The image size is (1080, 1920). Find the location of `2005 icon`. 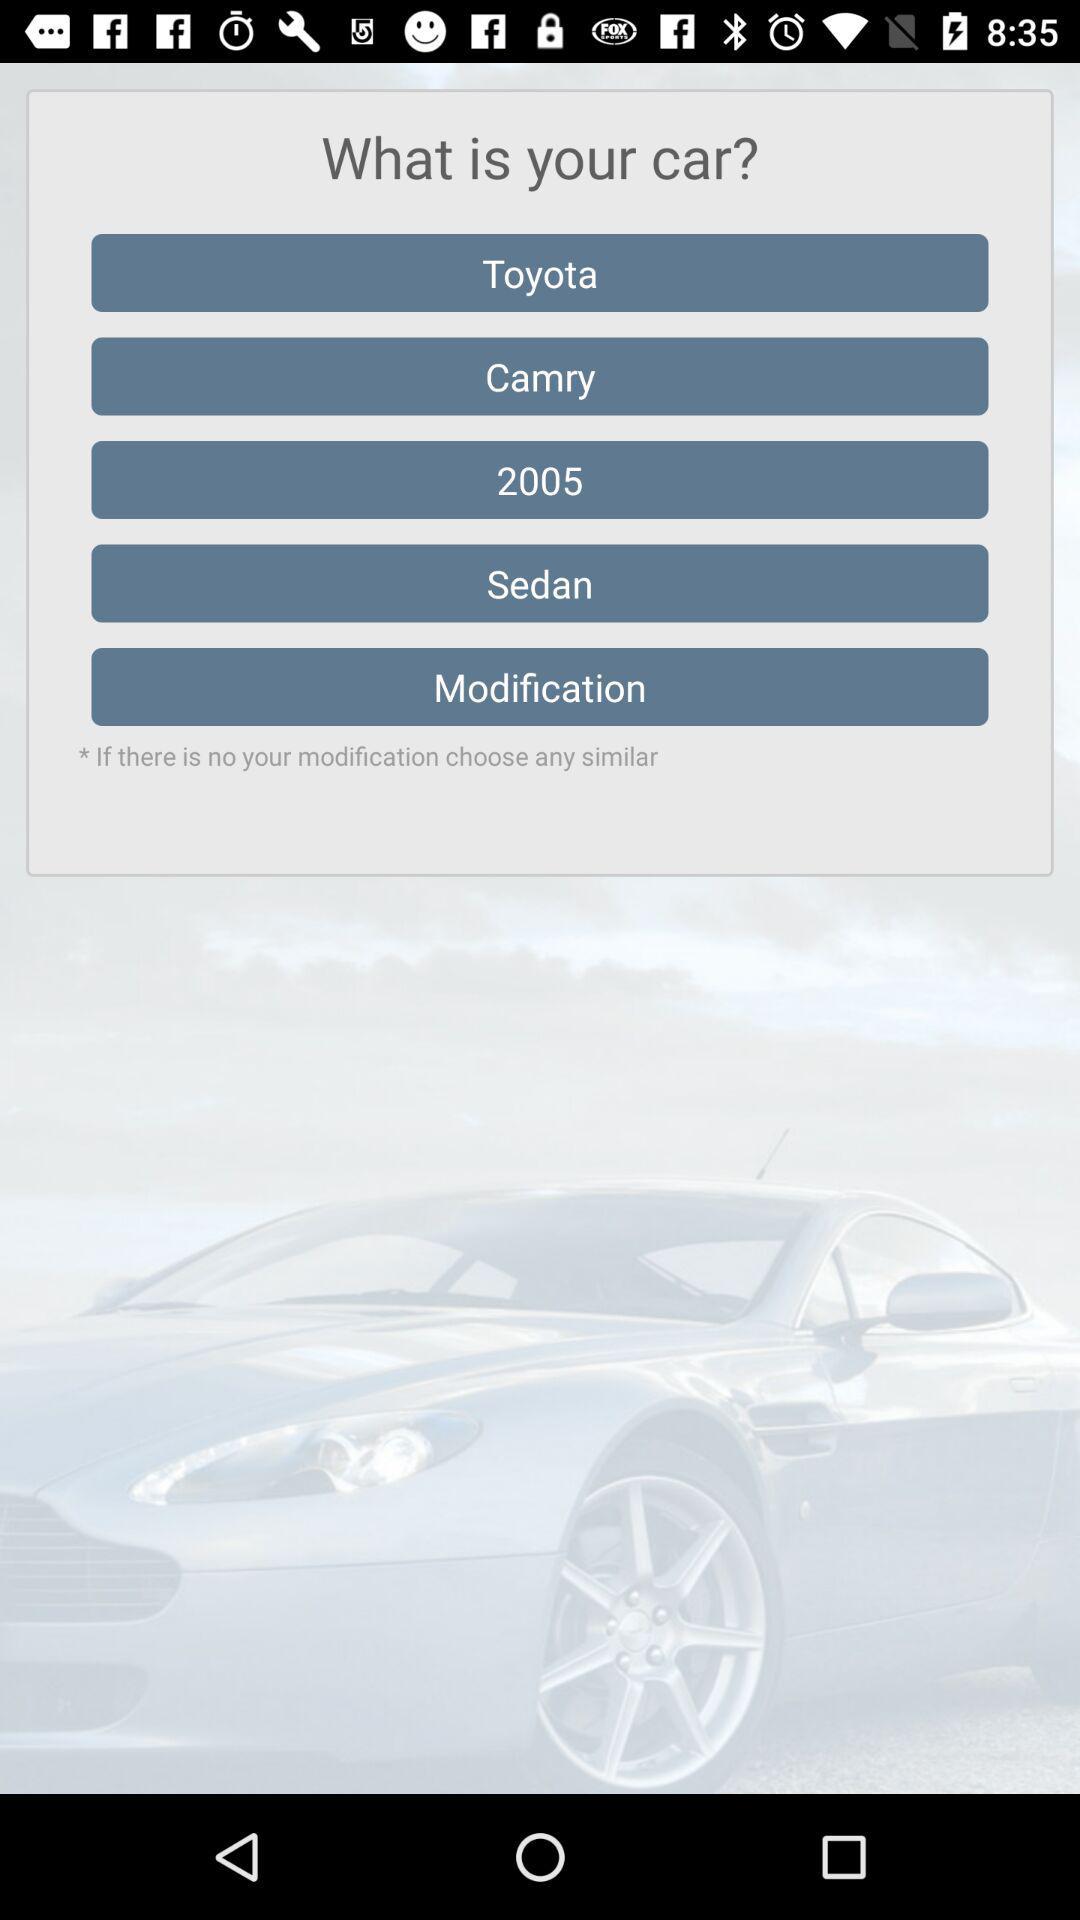

2005 icon is located at coordinates (540, 480).